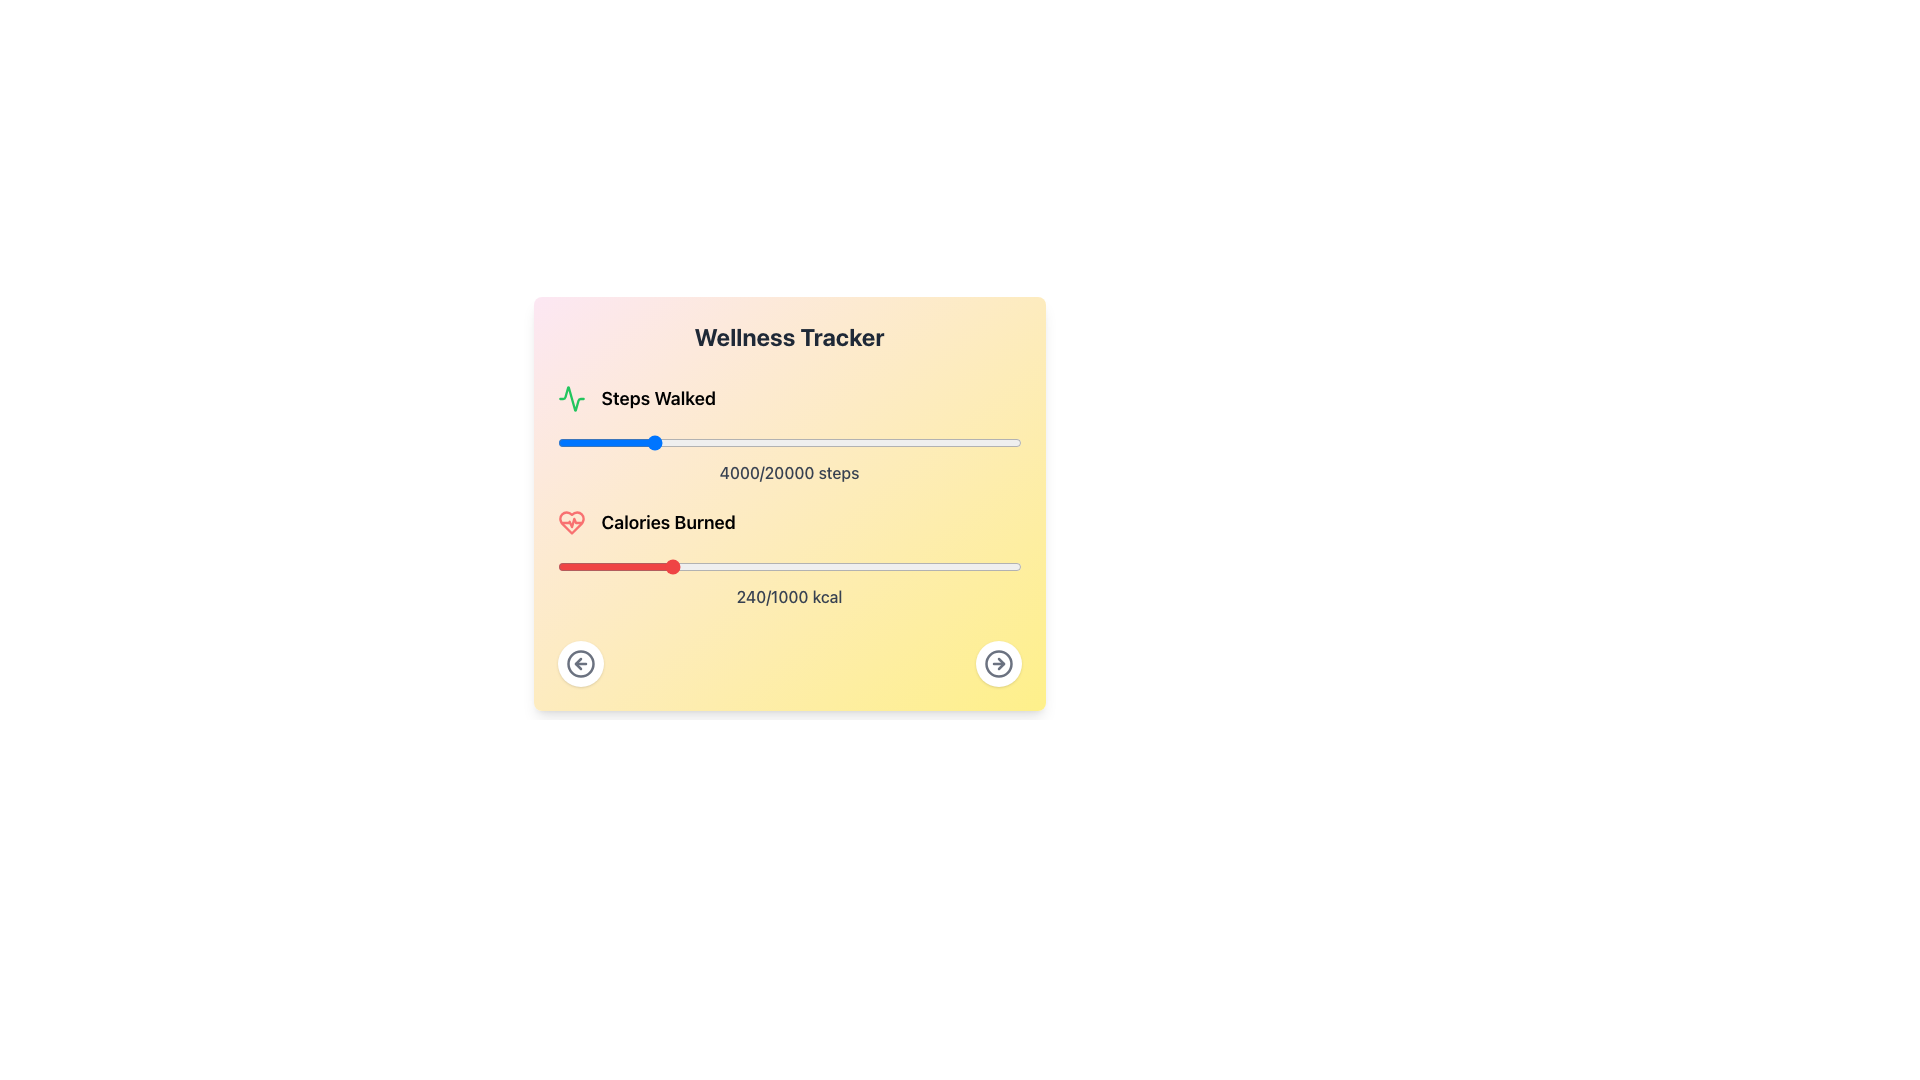  I want to click on the calories burned slider, so click(774, 567).